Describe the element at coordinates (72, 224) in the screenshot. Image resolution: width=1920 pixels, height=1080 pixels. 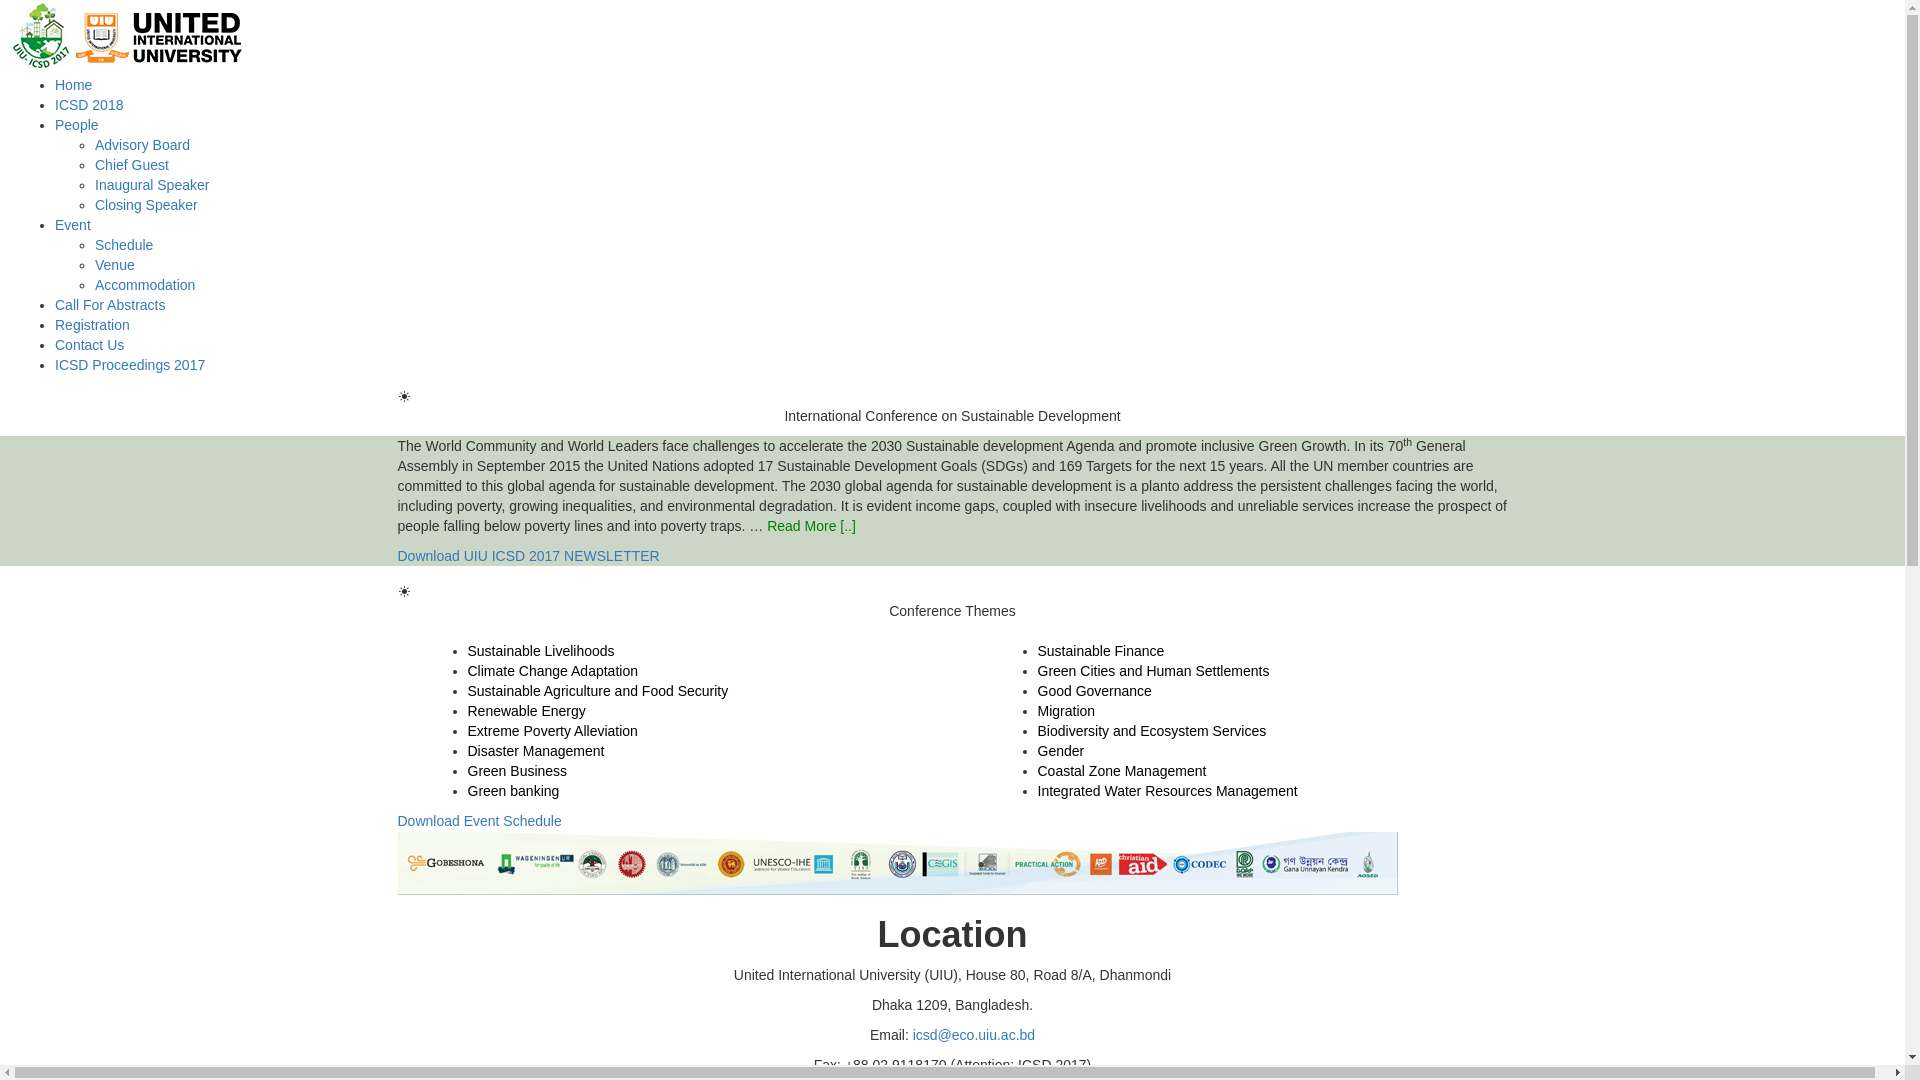
I see `'Event'` at that location.